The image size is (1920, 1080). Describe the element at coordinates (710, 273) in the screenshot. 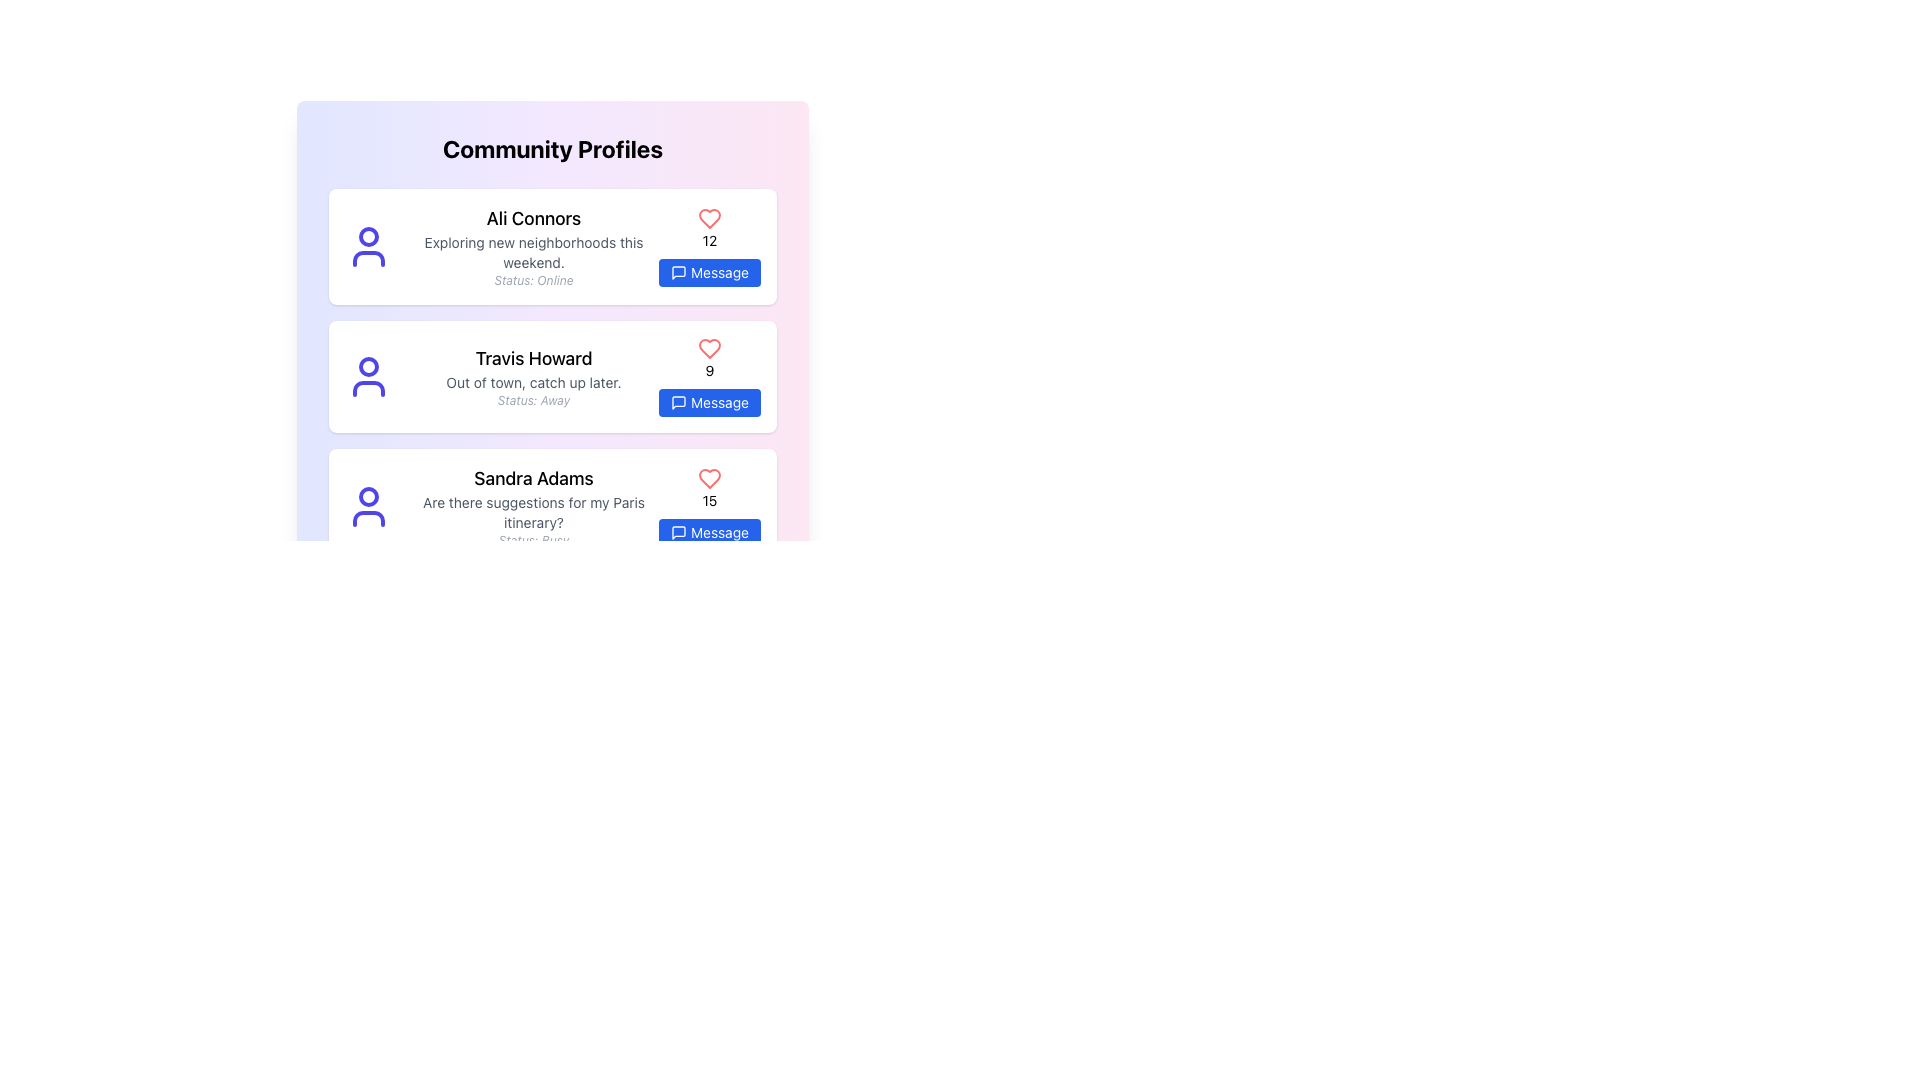

I see `the 'Message' button located at the bottom right corner of the profile card, which has a blue background, white text, and a chat bubble icon` at that location.